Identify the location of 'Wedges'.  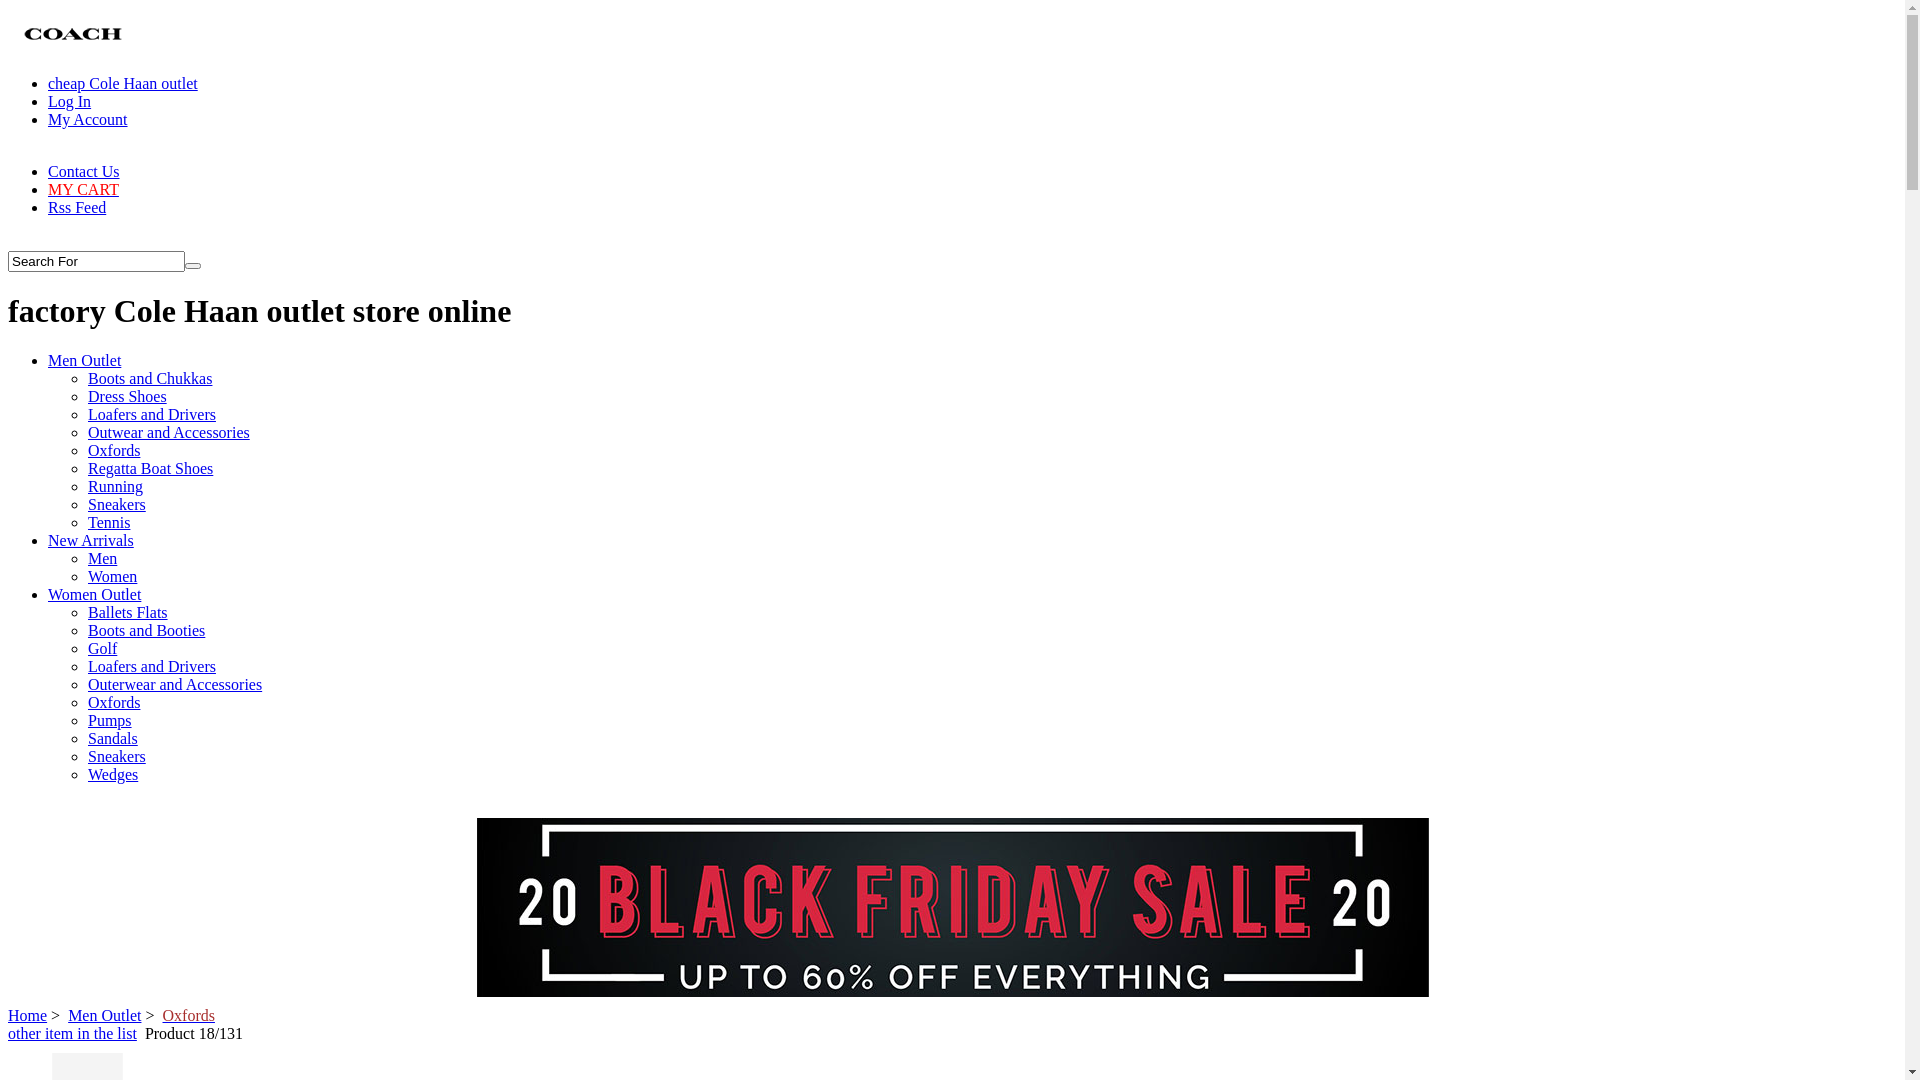
(86, 773).